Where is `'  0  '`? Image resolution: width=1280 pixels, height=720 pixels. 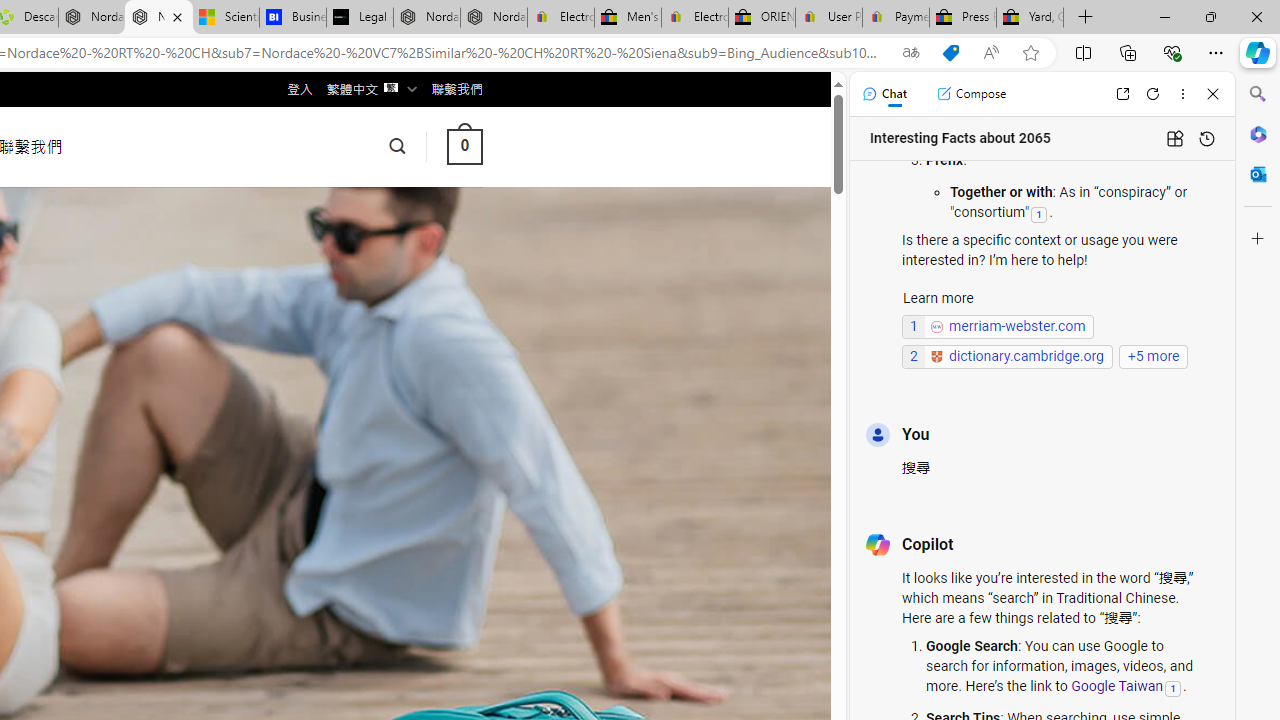
'  0  ' is located at coordinates (463, 145).